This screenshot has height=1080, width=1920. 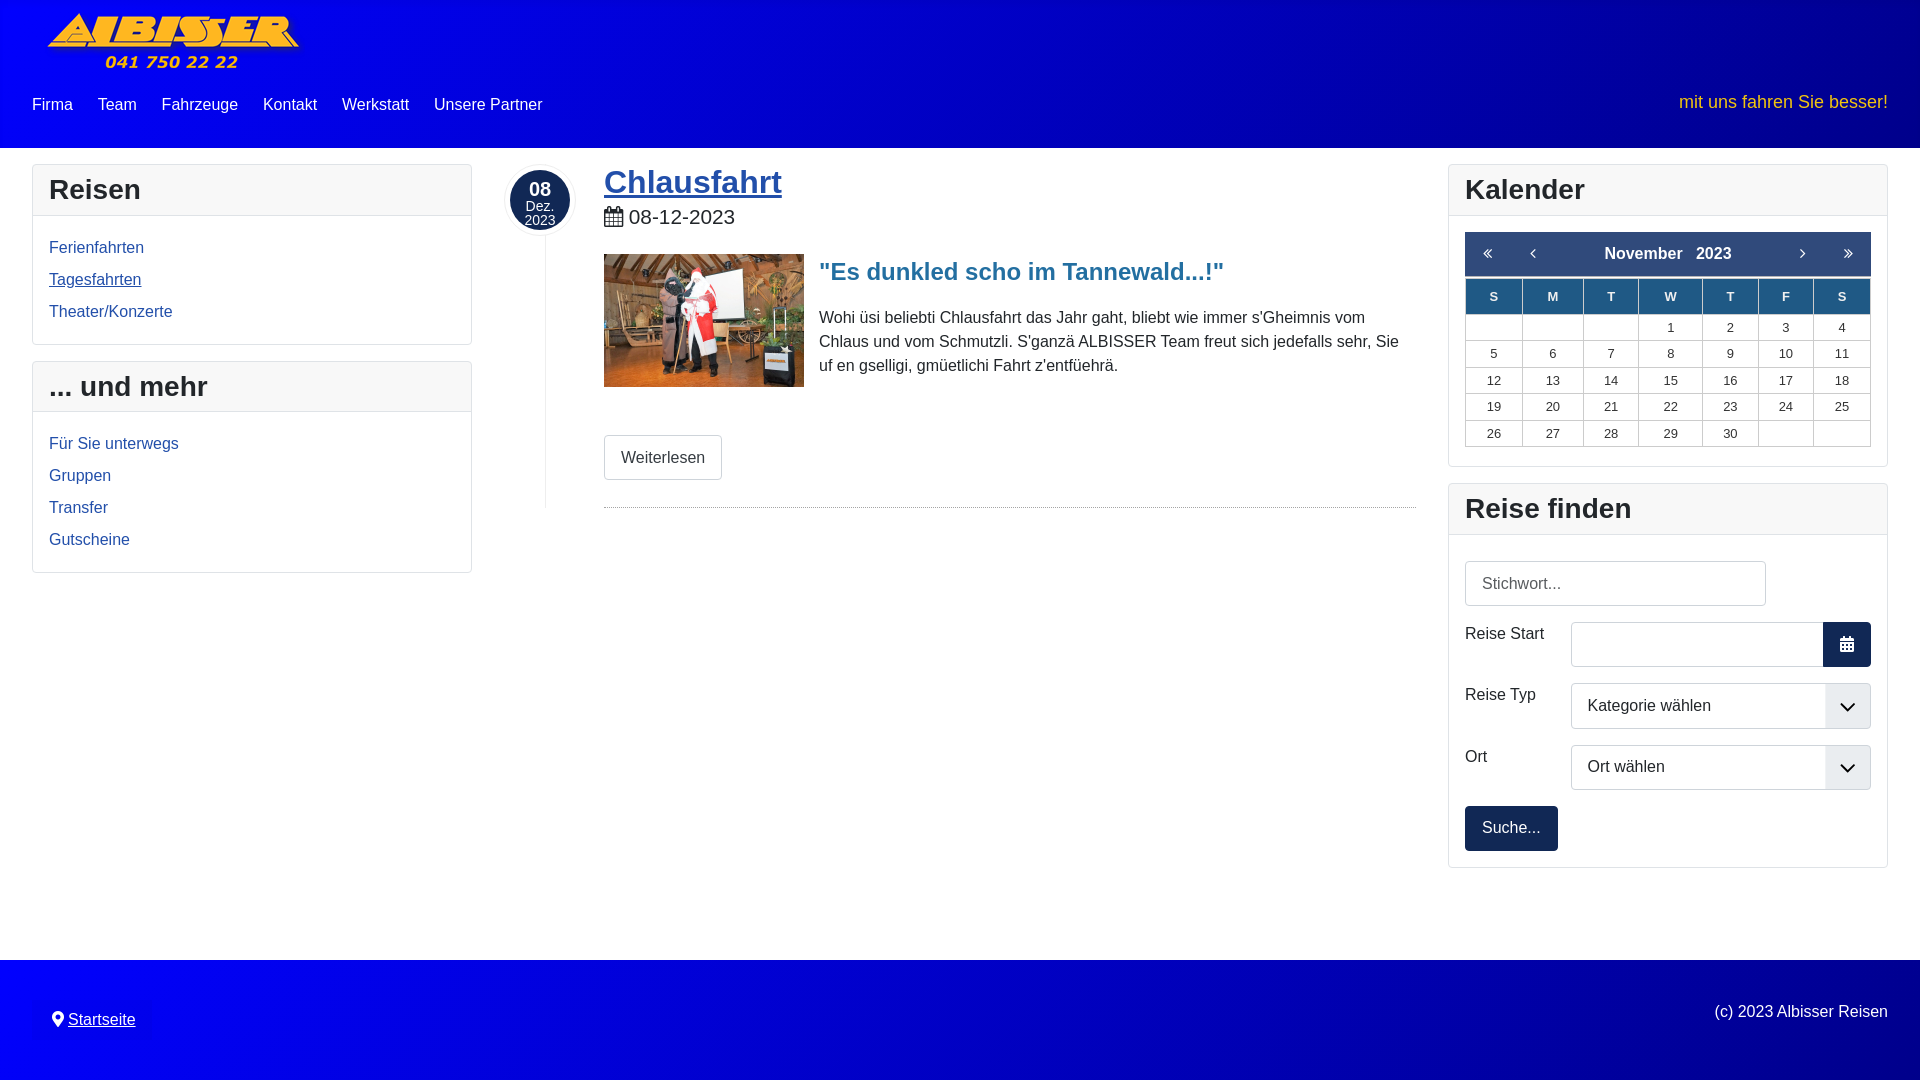 What do you see at coordinates (94, 279) in the screenshot?
I see `'Tagesfahrten'` at bounding box center [94, 279].